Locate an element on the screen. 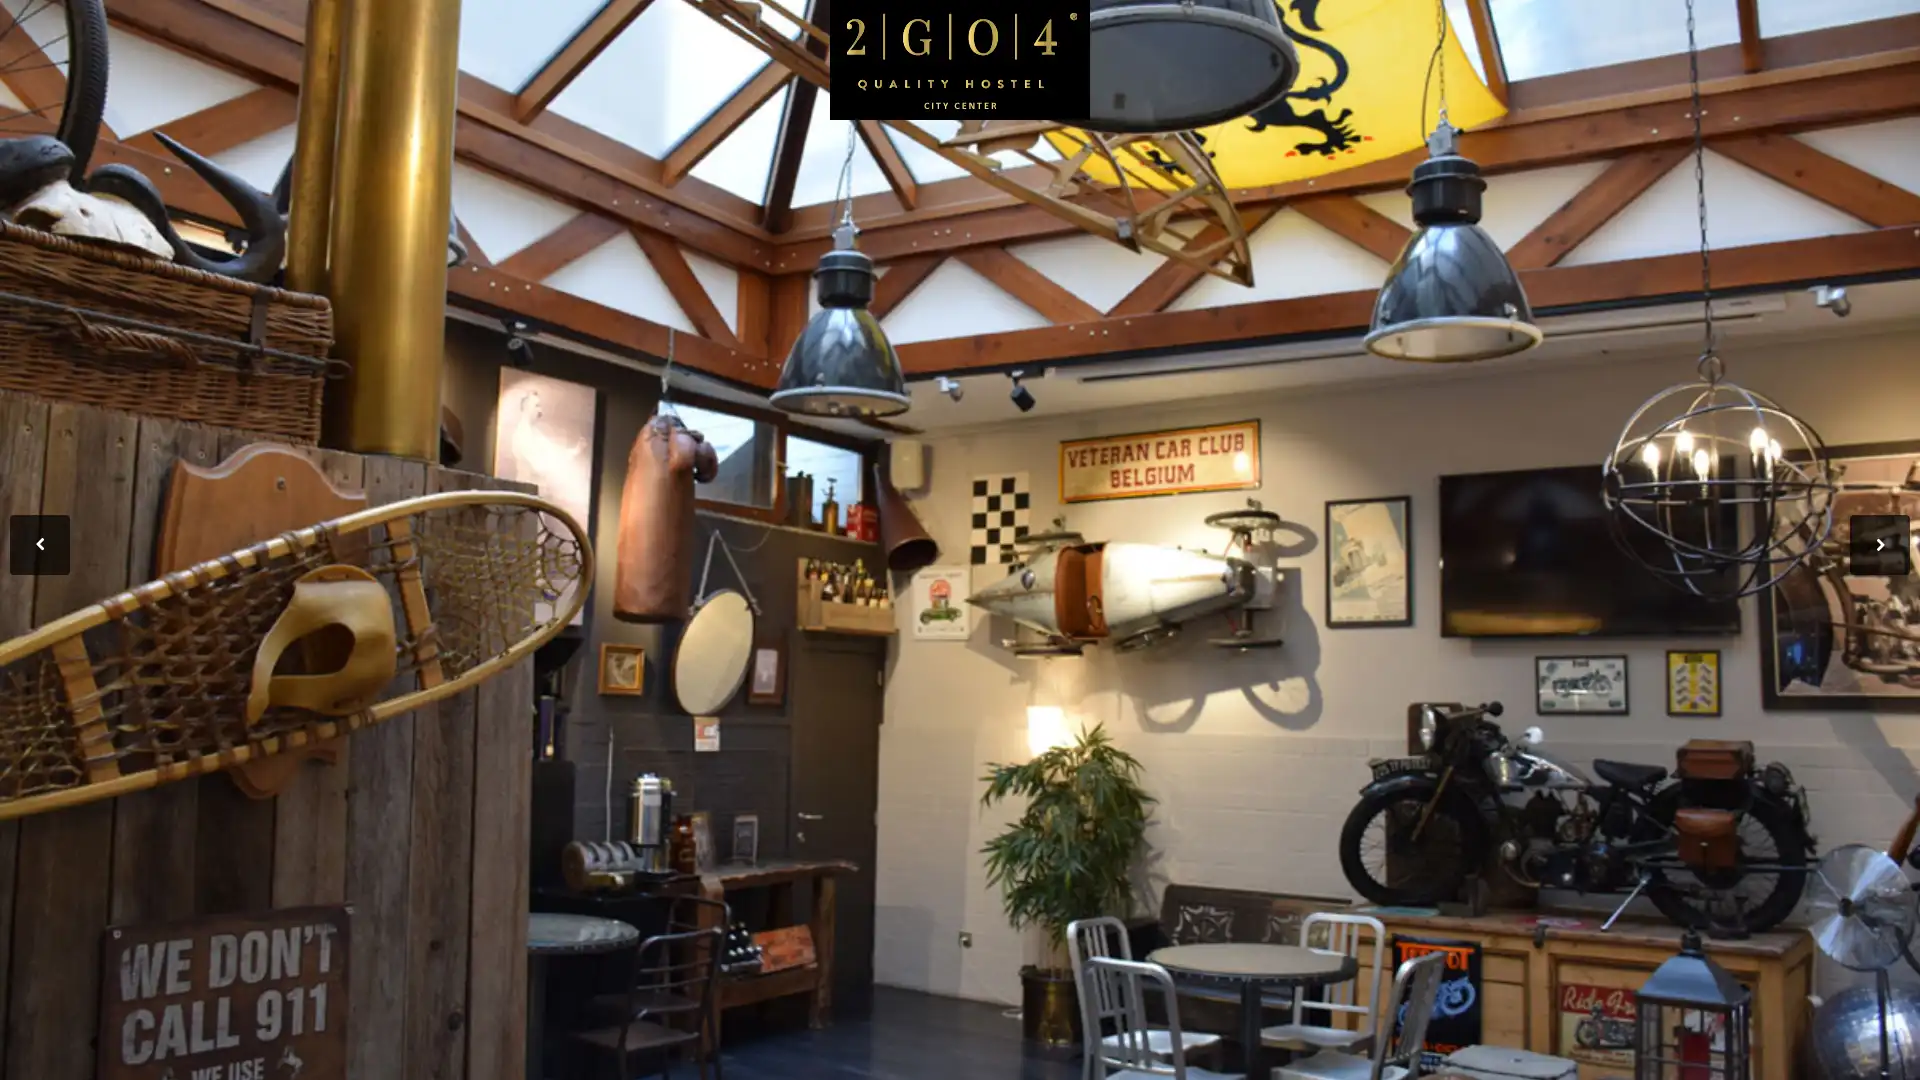  book now is located at coordinates (1754, 162).